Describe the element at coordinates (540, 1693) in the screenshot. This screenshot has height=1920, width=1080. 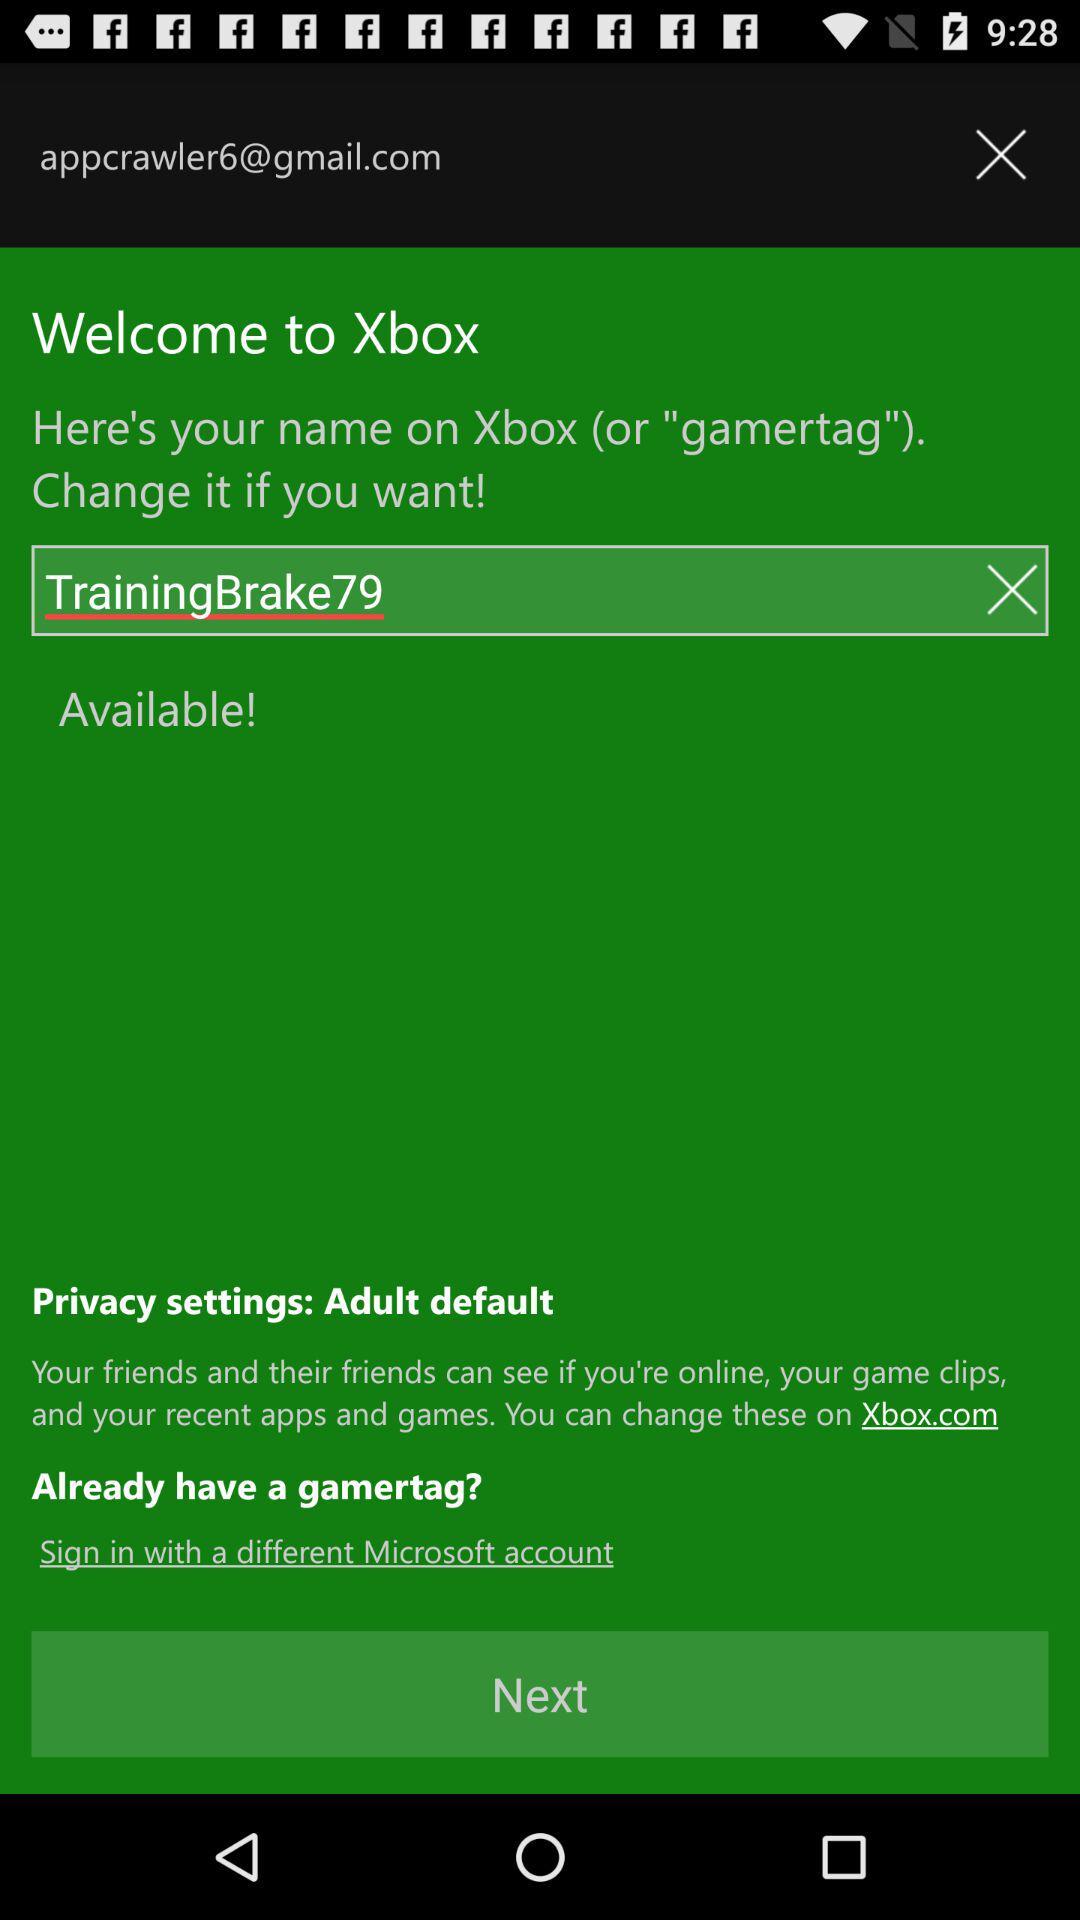
I see `the next button` at that location.